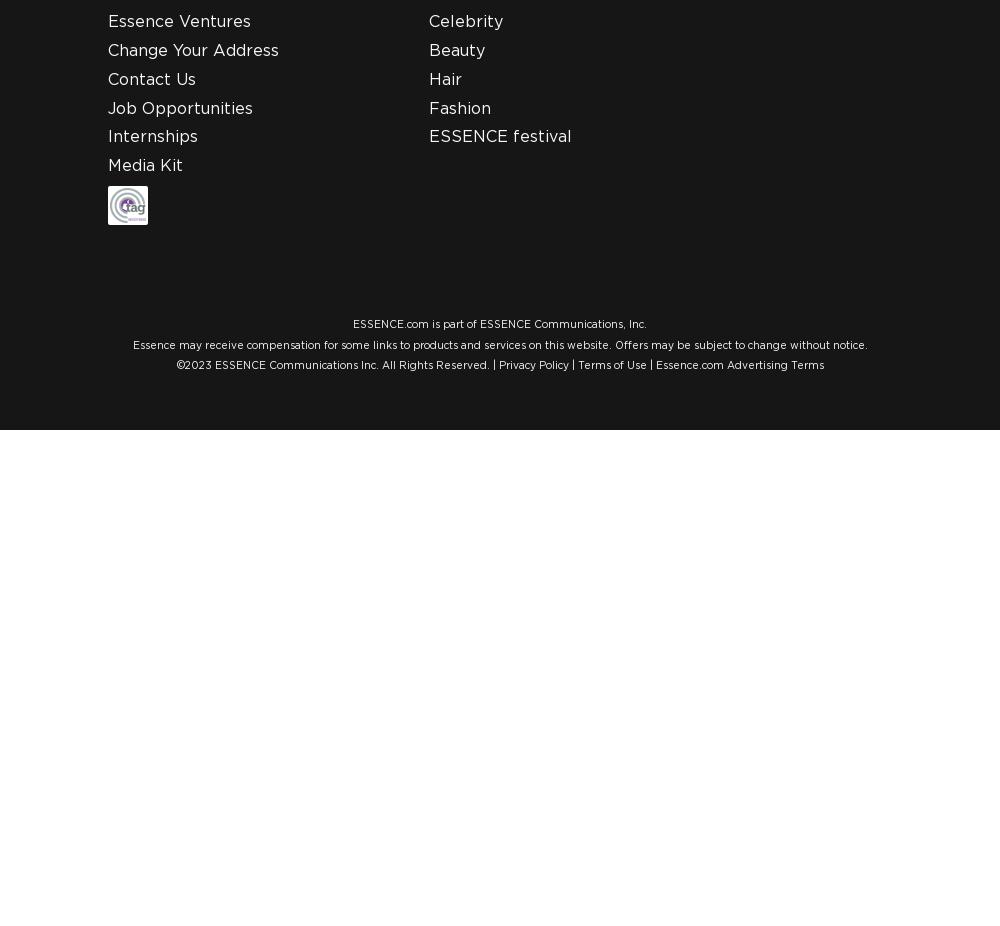 The width and height of the screenshot is (1000, 926). Describe the element at coordinates (610, 365) in the screenshot. I see `'Terms of Use'` at that location.